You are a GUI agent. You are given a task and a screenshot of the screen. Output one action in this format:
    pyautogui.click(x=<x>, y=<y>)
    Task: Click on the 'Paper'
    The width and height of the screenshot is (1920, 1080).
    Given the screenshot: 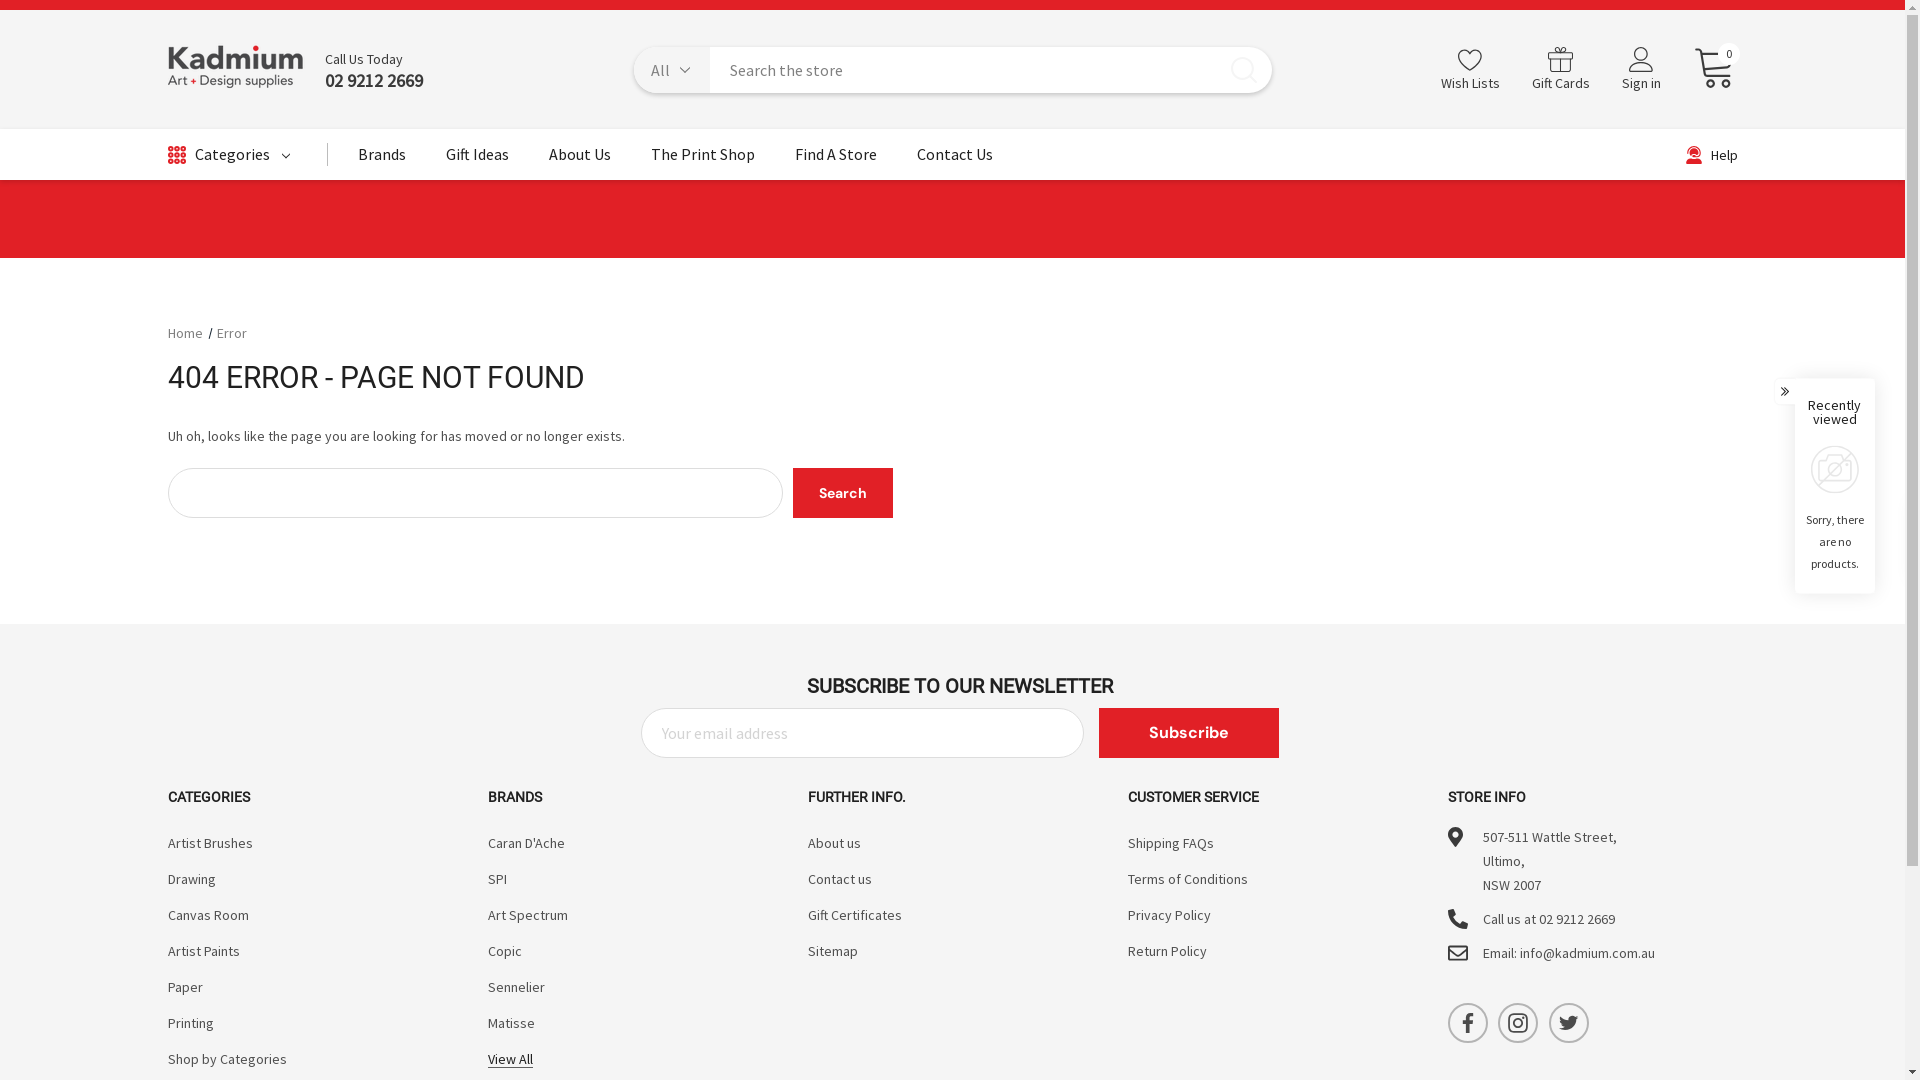 What is the action you would take?
    pyautogui.click(x=185, y=986)
    